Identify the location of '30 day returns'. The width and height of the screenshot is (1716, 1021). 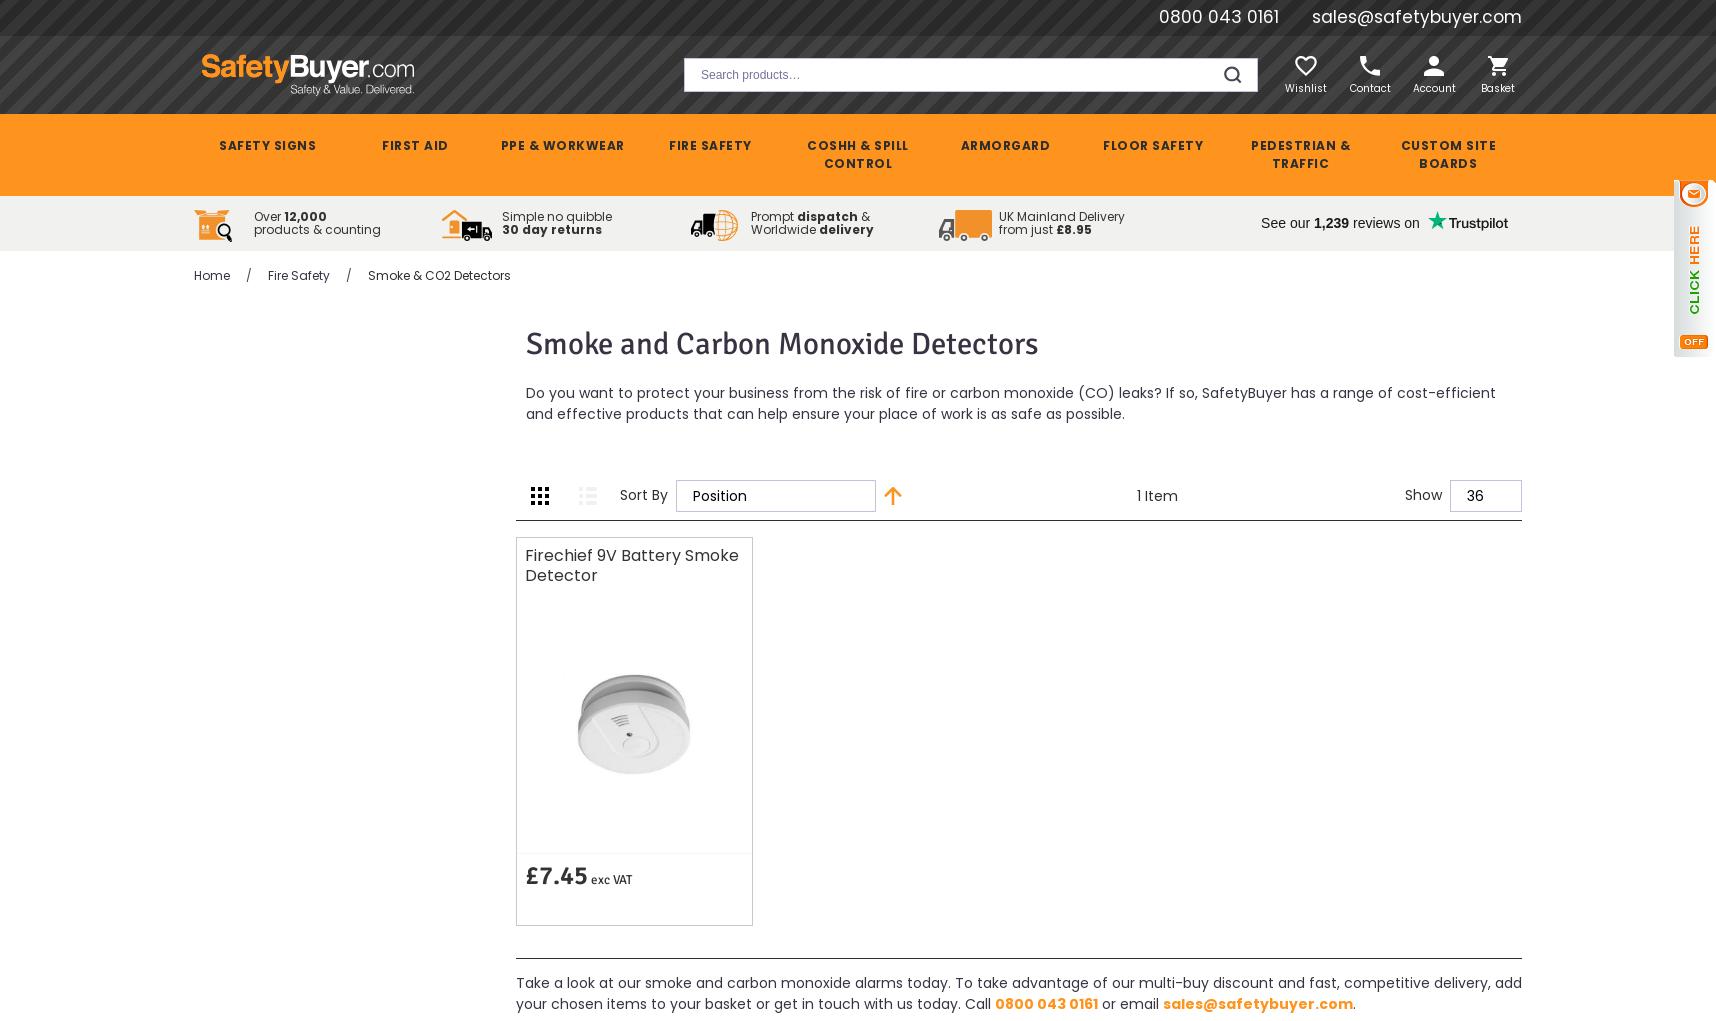
(500, 229).